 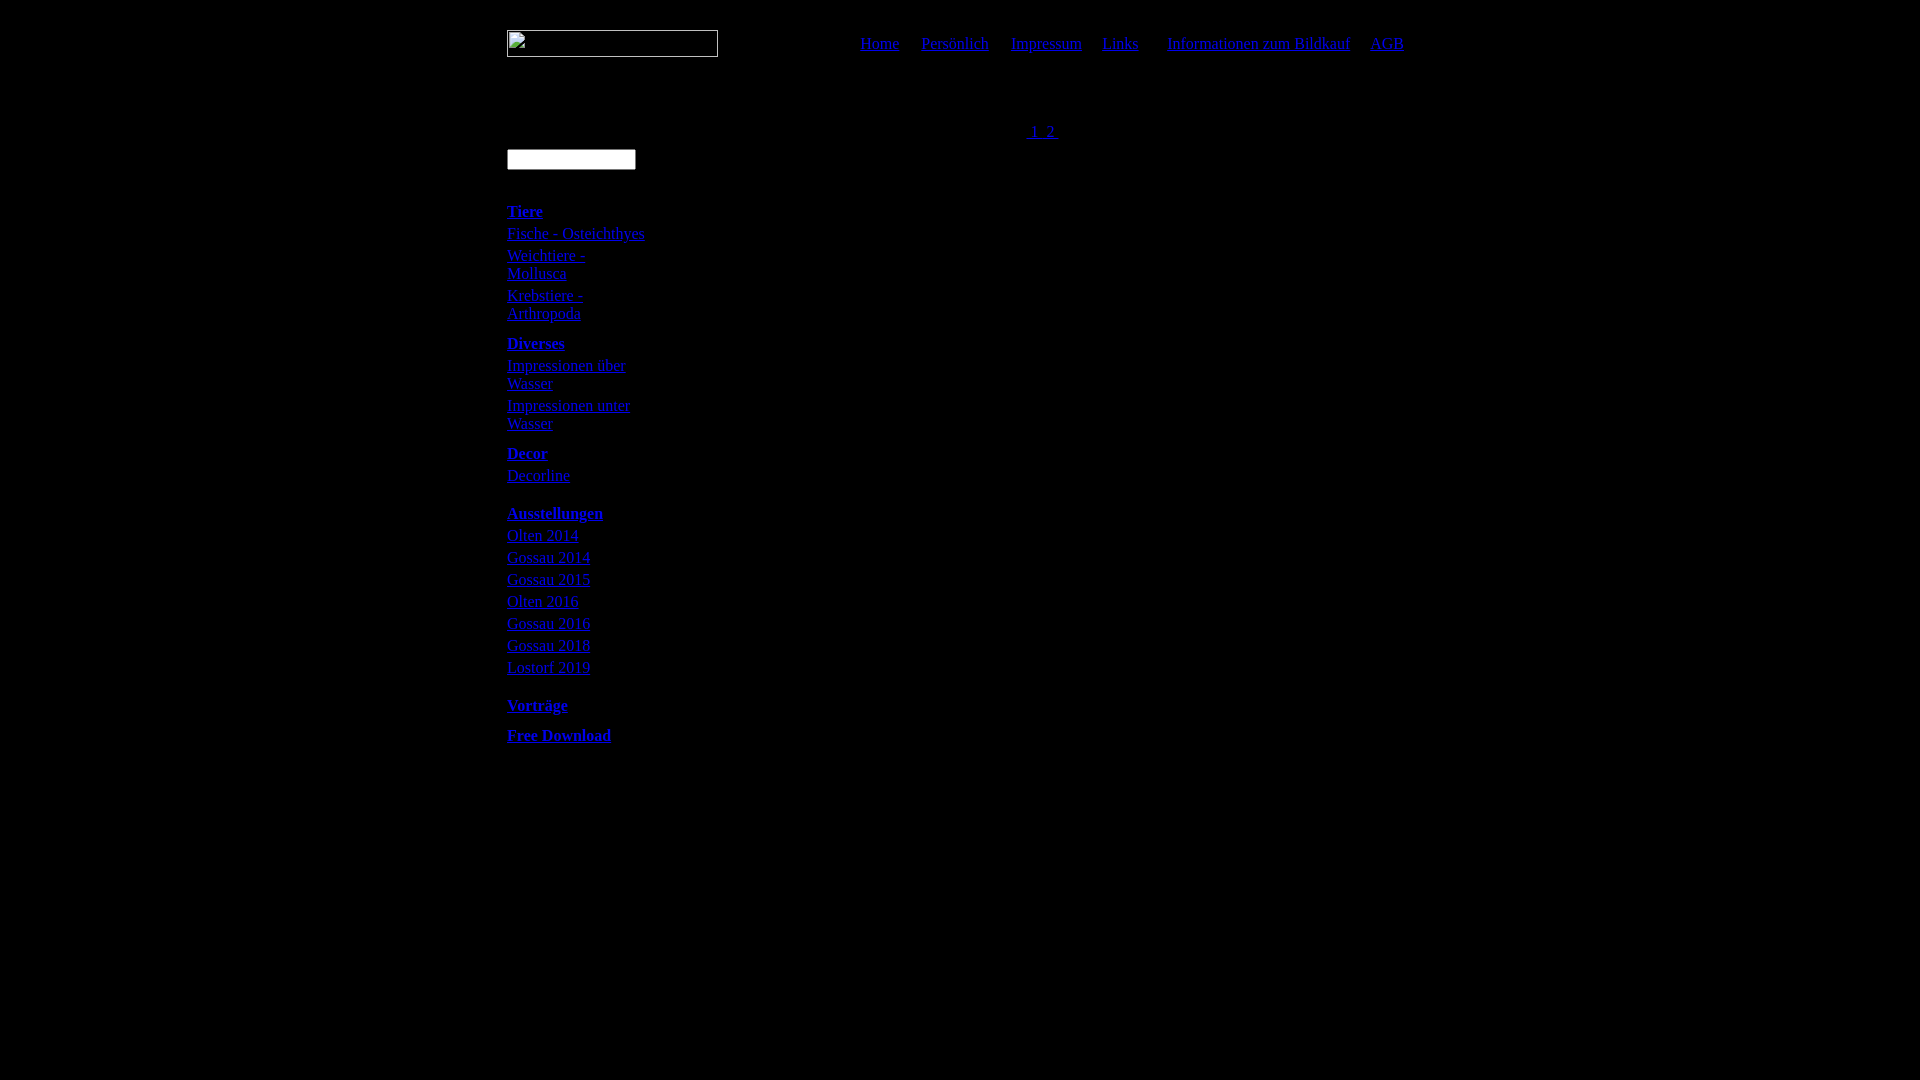 I want to click on 'Tiere', so click(x=524, y=211).